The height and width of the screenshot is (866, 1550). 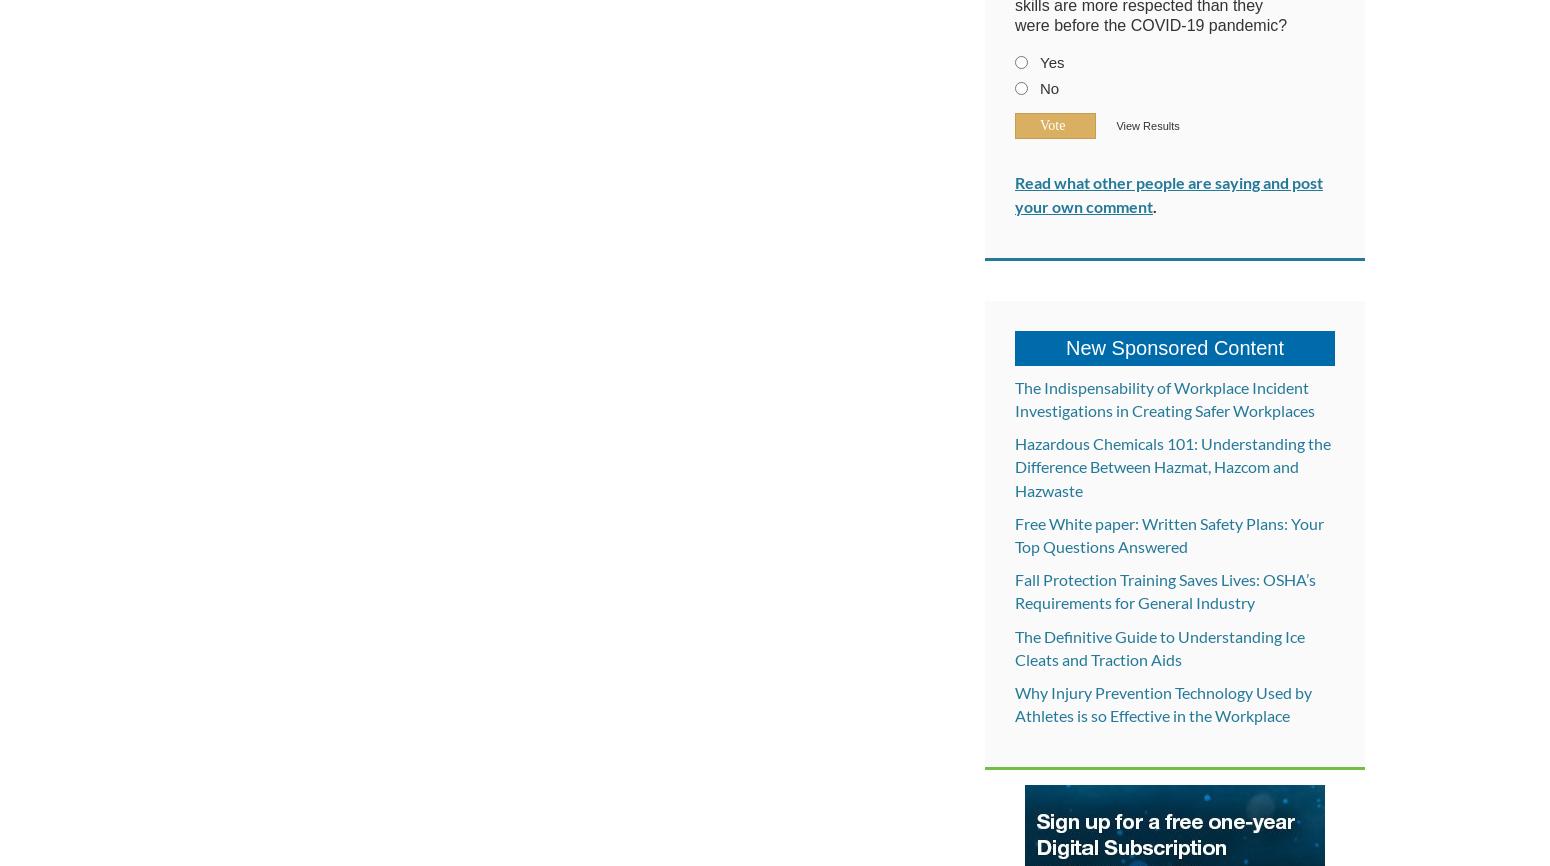 I want to click on 'Free White paper: Written Safety Plans: Your Top Questions Answered', so click(x=1169, y=533).